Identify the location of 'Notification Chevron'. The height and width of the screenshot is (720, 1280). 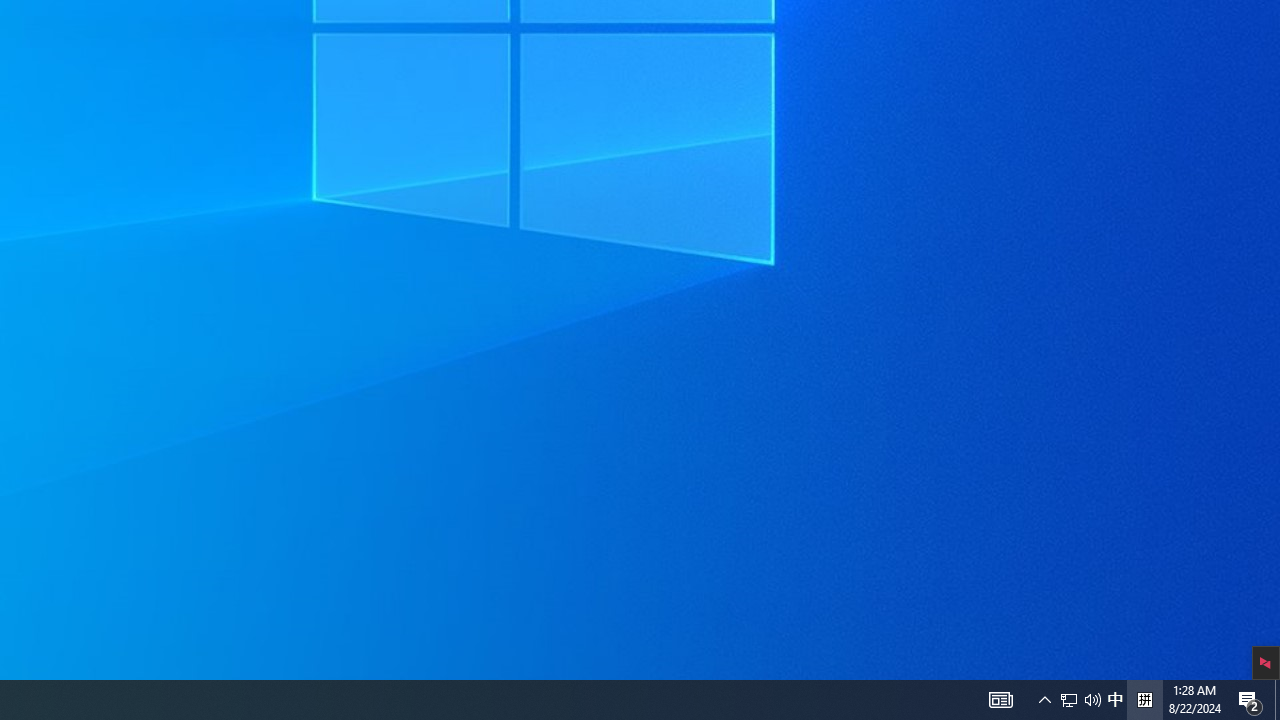
(1044, 698).